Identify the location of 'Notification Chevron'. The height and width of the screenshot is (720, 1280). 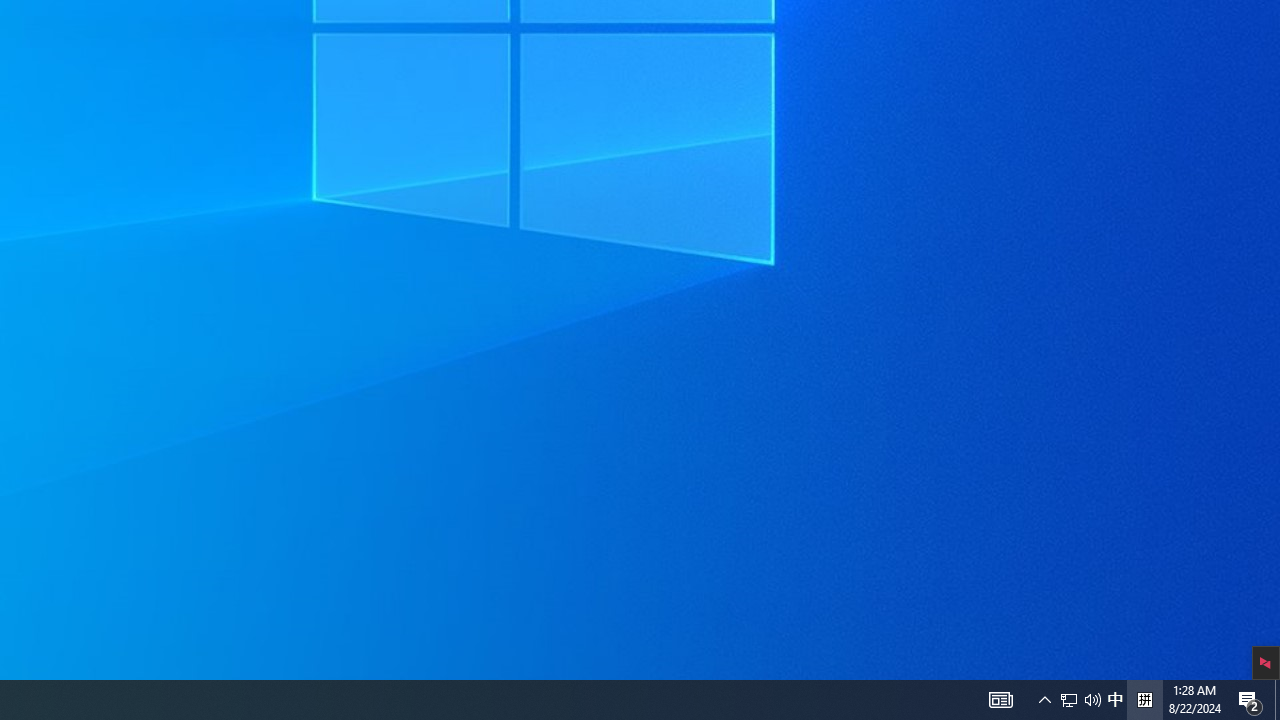
(1044, 698).